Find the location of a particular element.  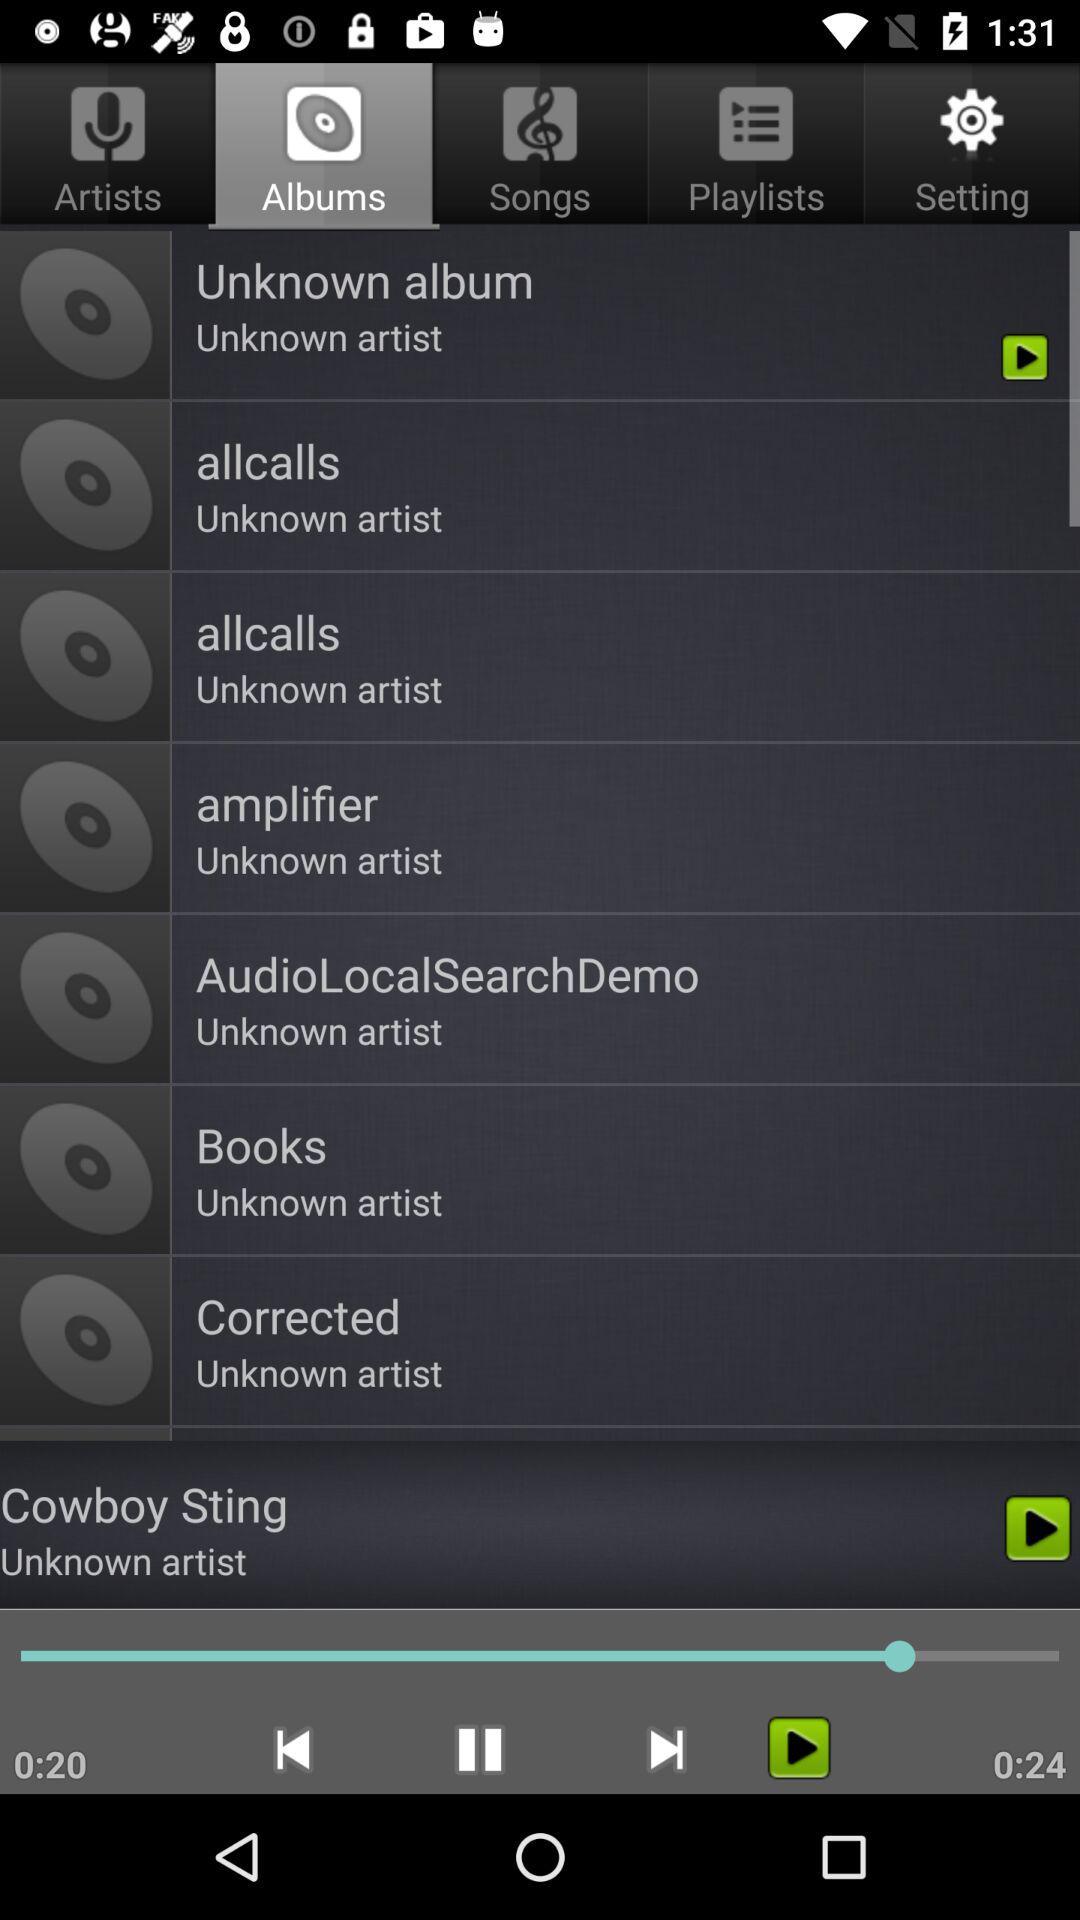

play is located at coordinates (798, 1746).